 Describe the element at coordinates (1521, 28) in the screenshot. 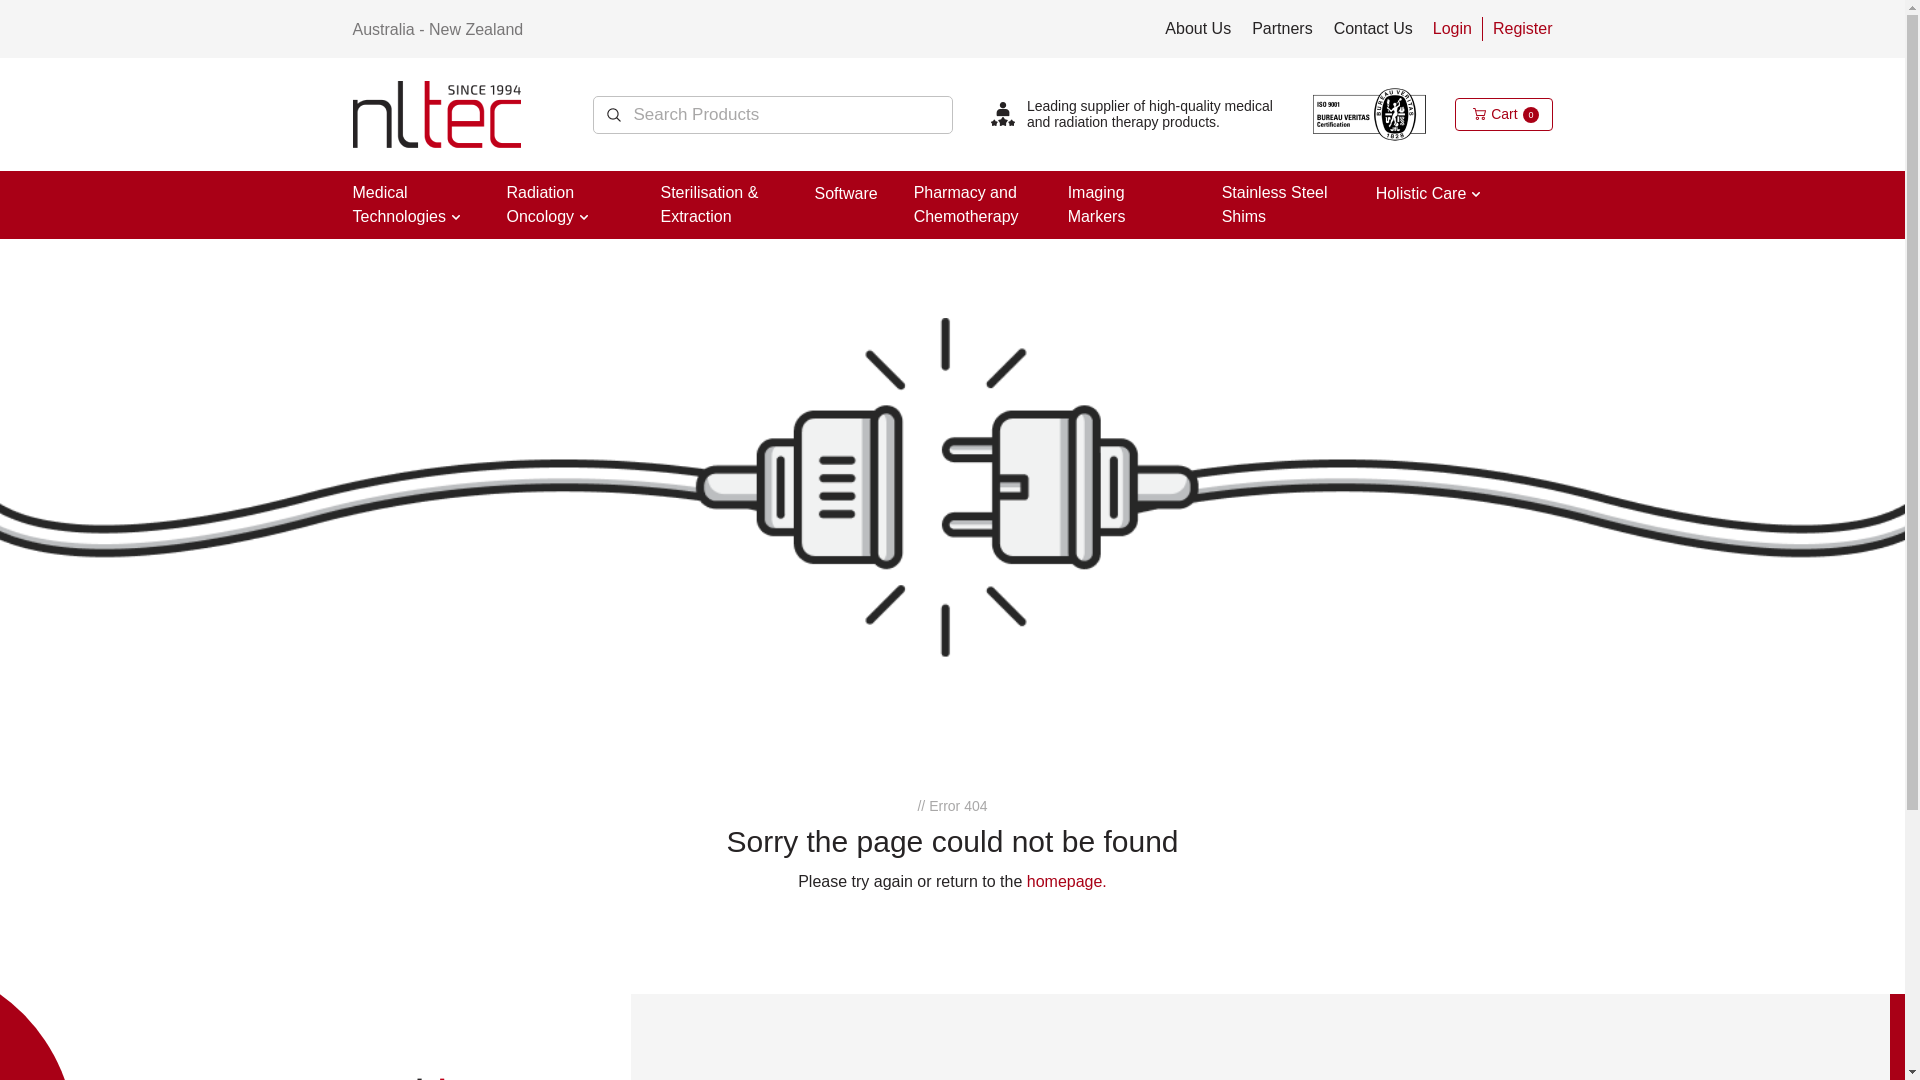

I see `'Register'` at that location.